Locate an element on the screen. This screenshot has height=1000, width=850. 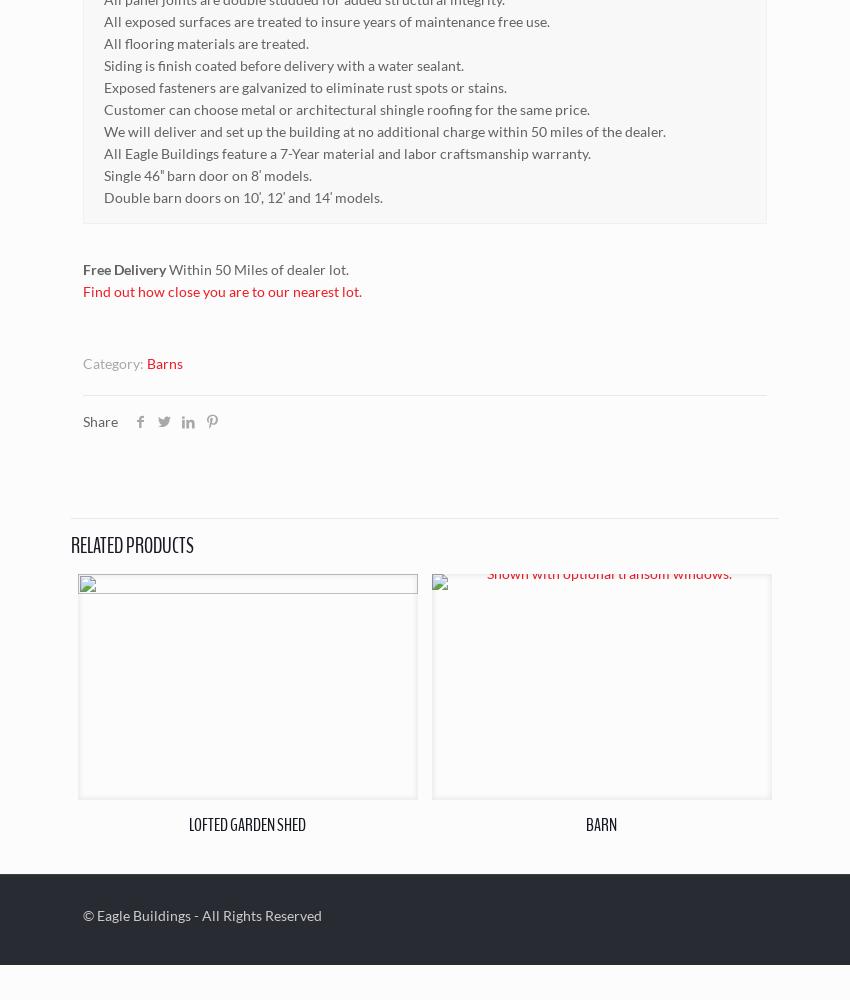
'All flooring materials are treated.' is located at coordinates (205, 42).